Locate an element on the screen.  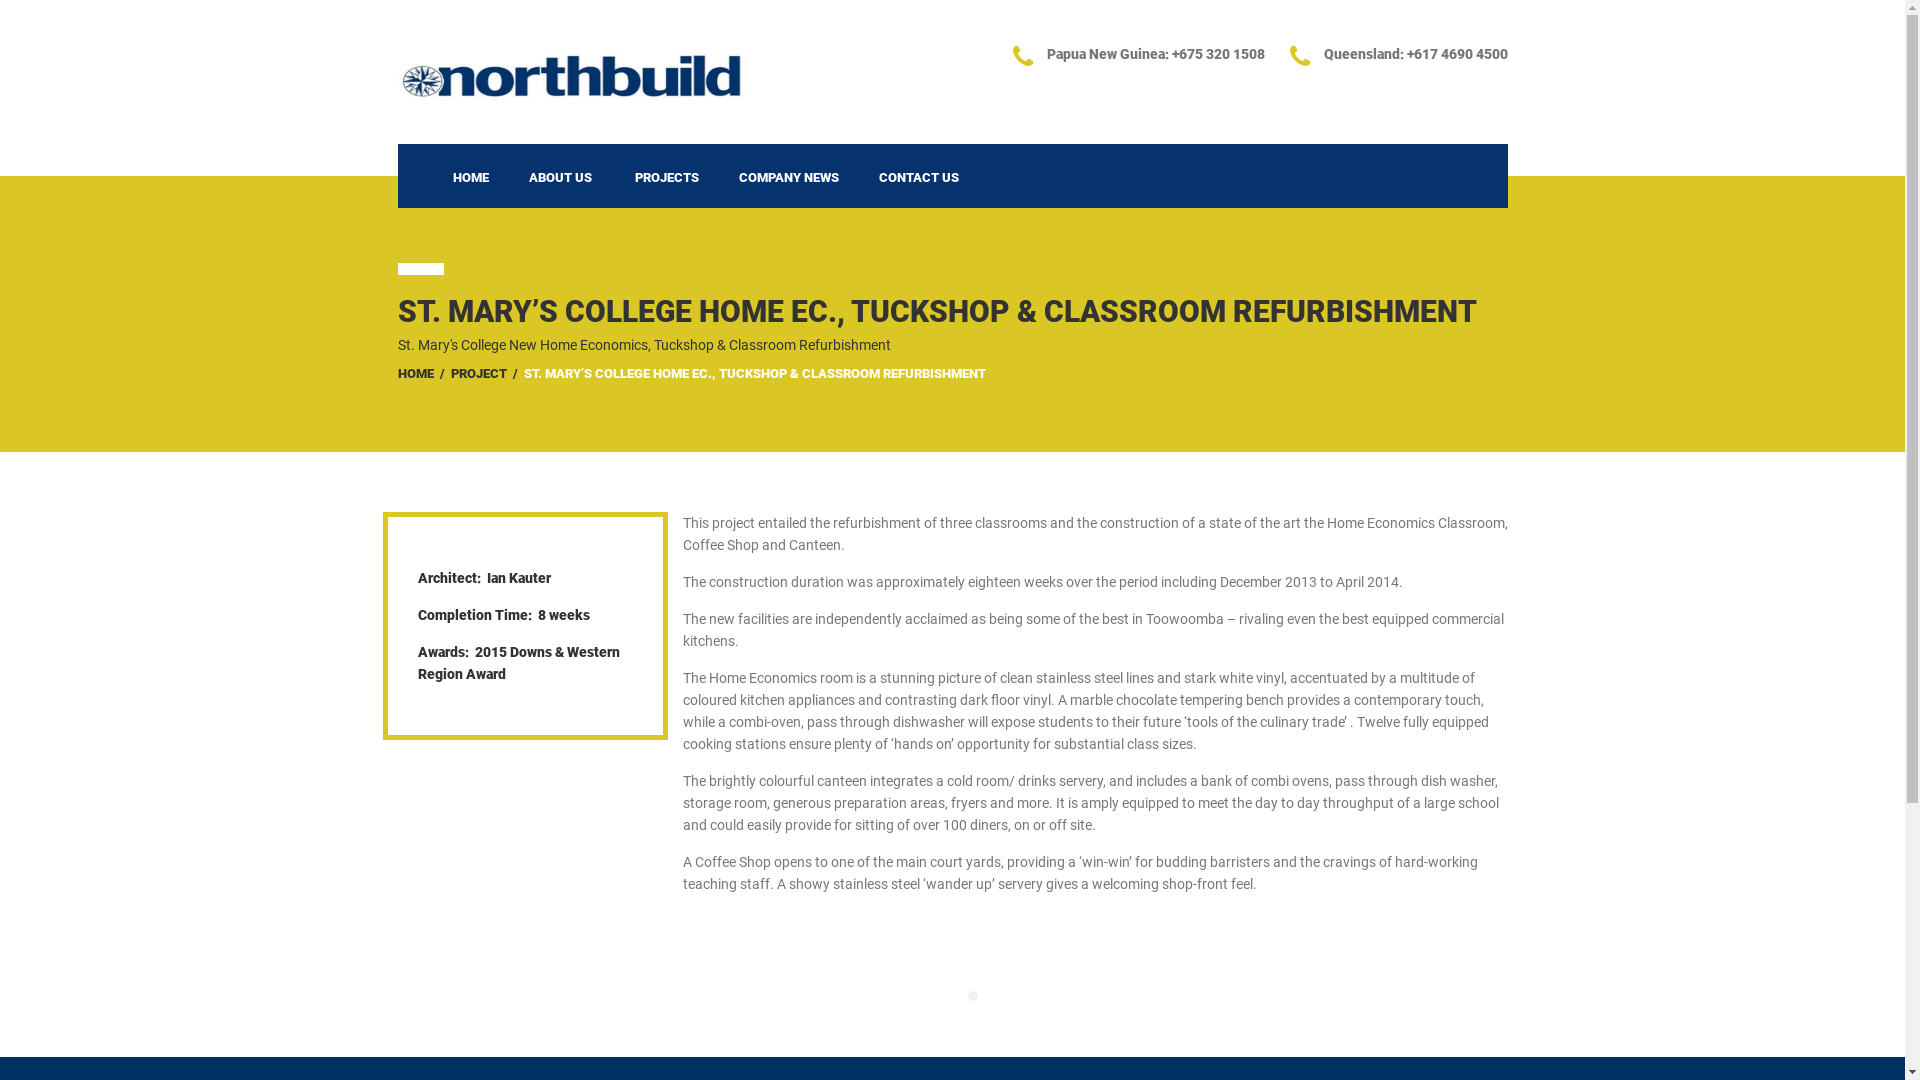
'COMPANY NEWS' is located at coordinates (786, 175).